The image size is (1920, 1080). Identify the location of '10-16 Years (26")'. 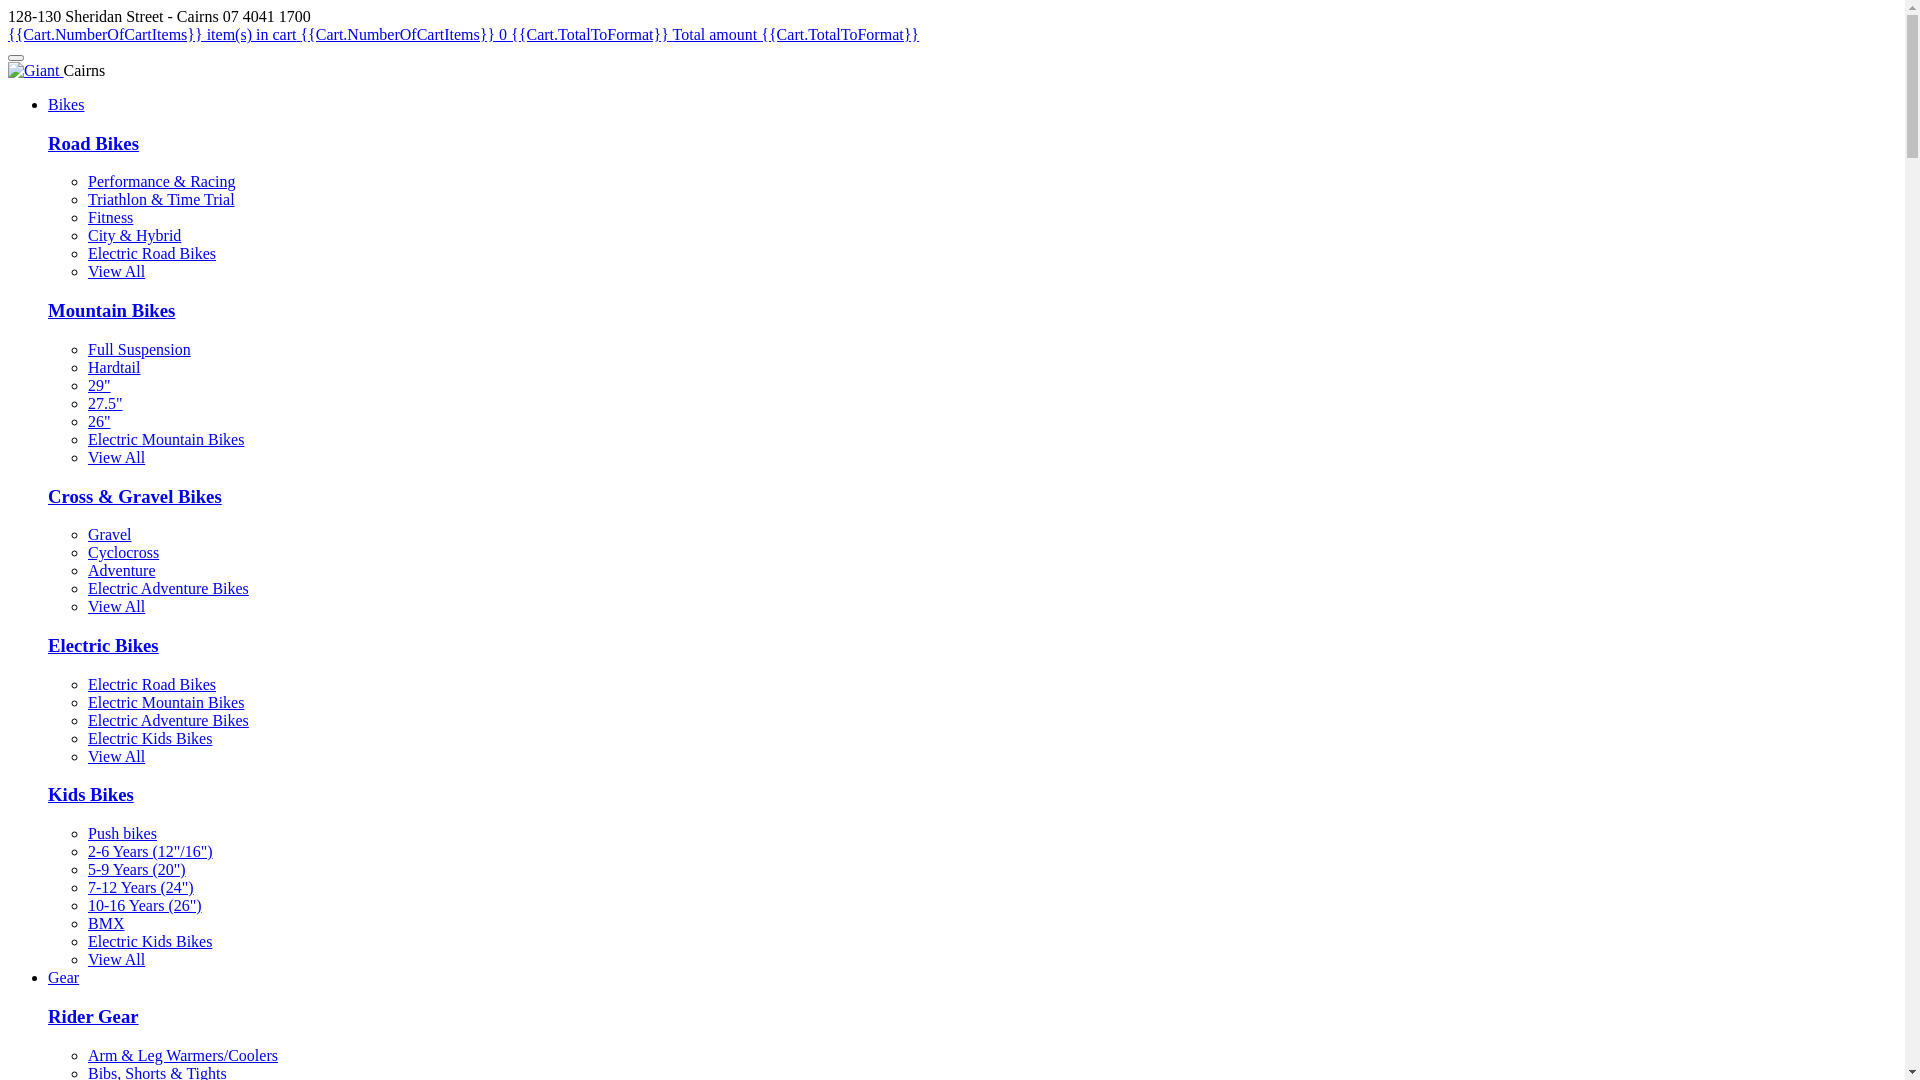
(143, 905).